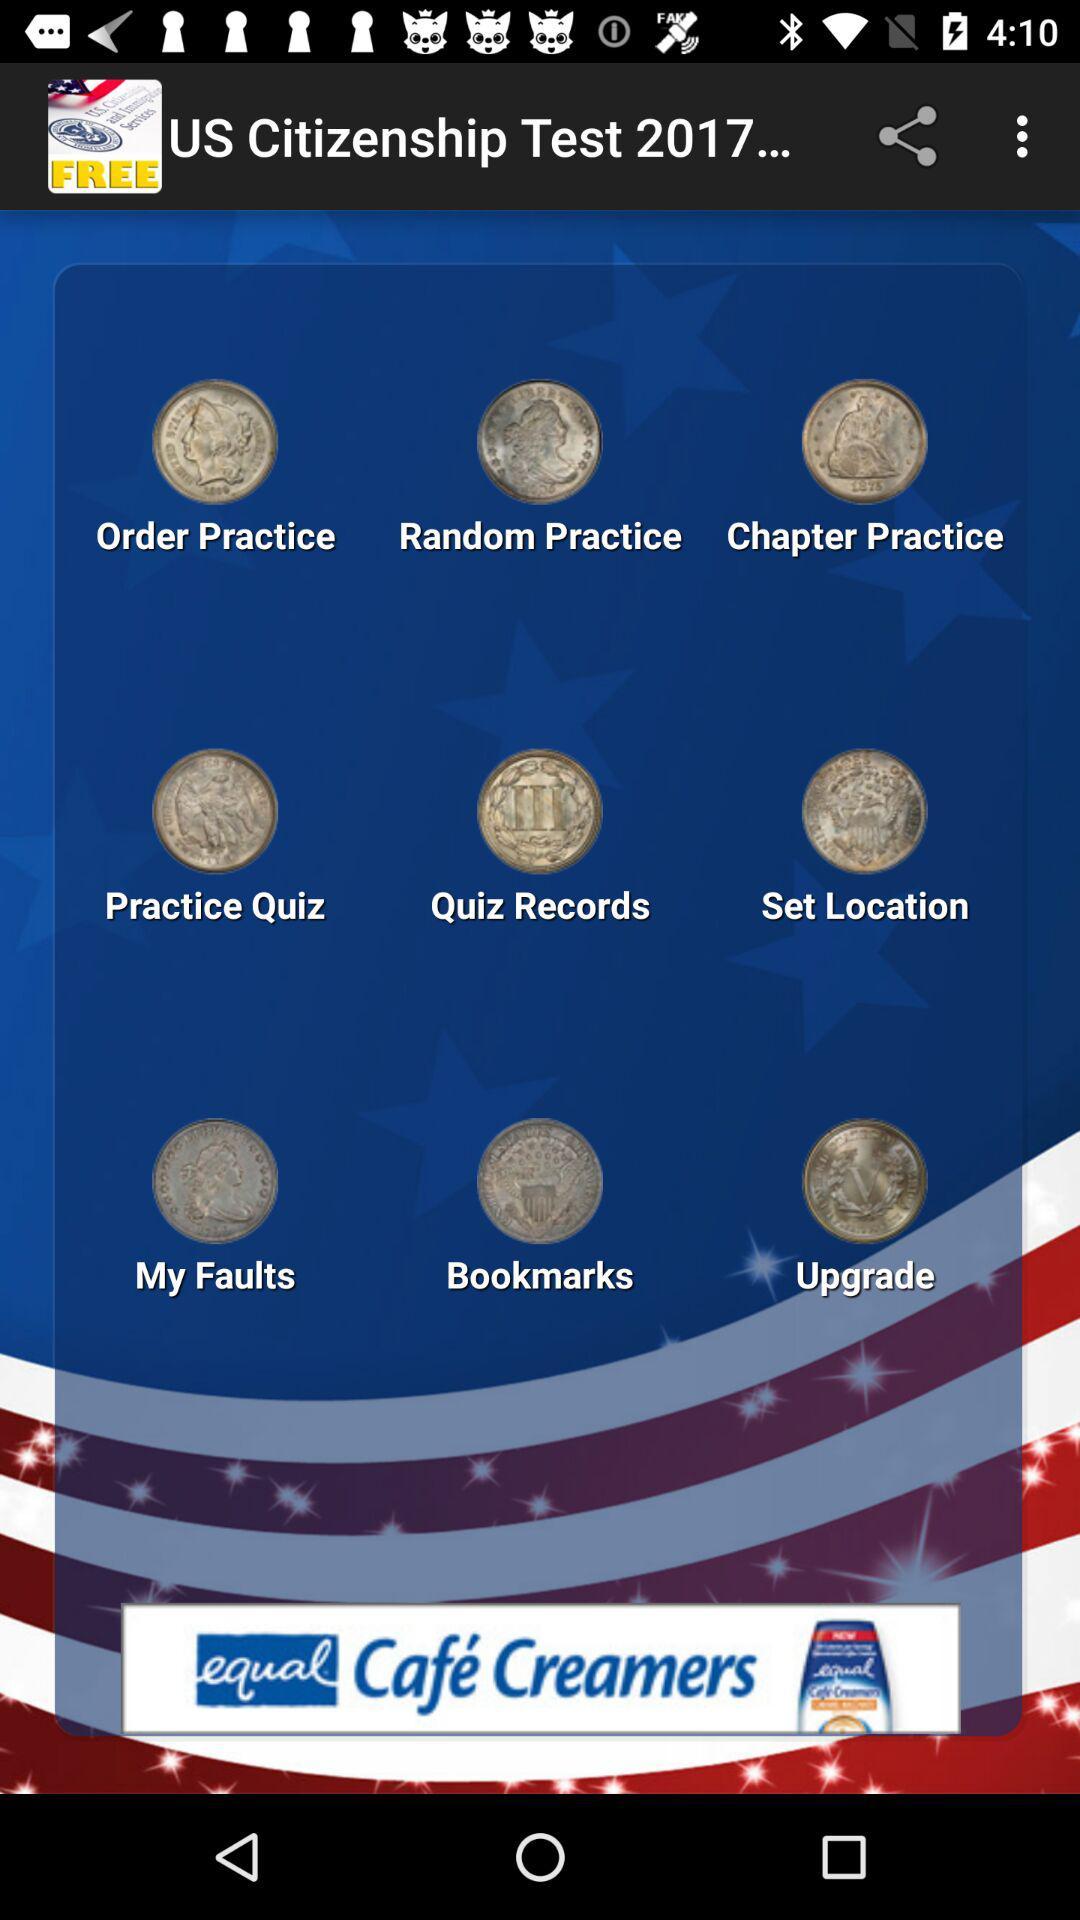 This screenshot has height=1920, width=1080. I want to click on quiz records, so click(540, 811).